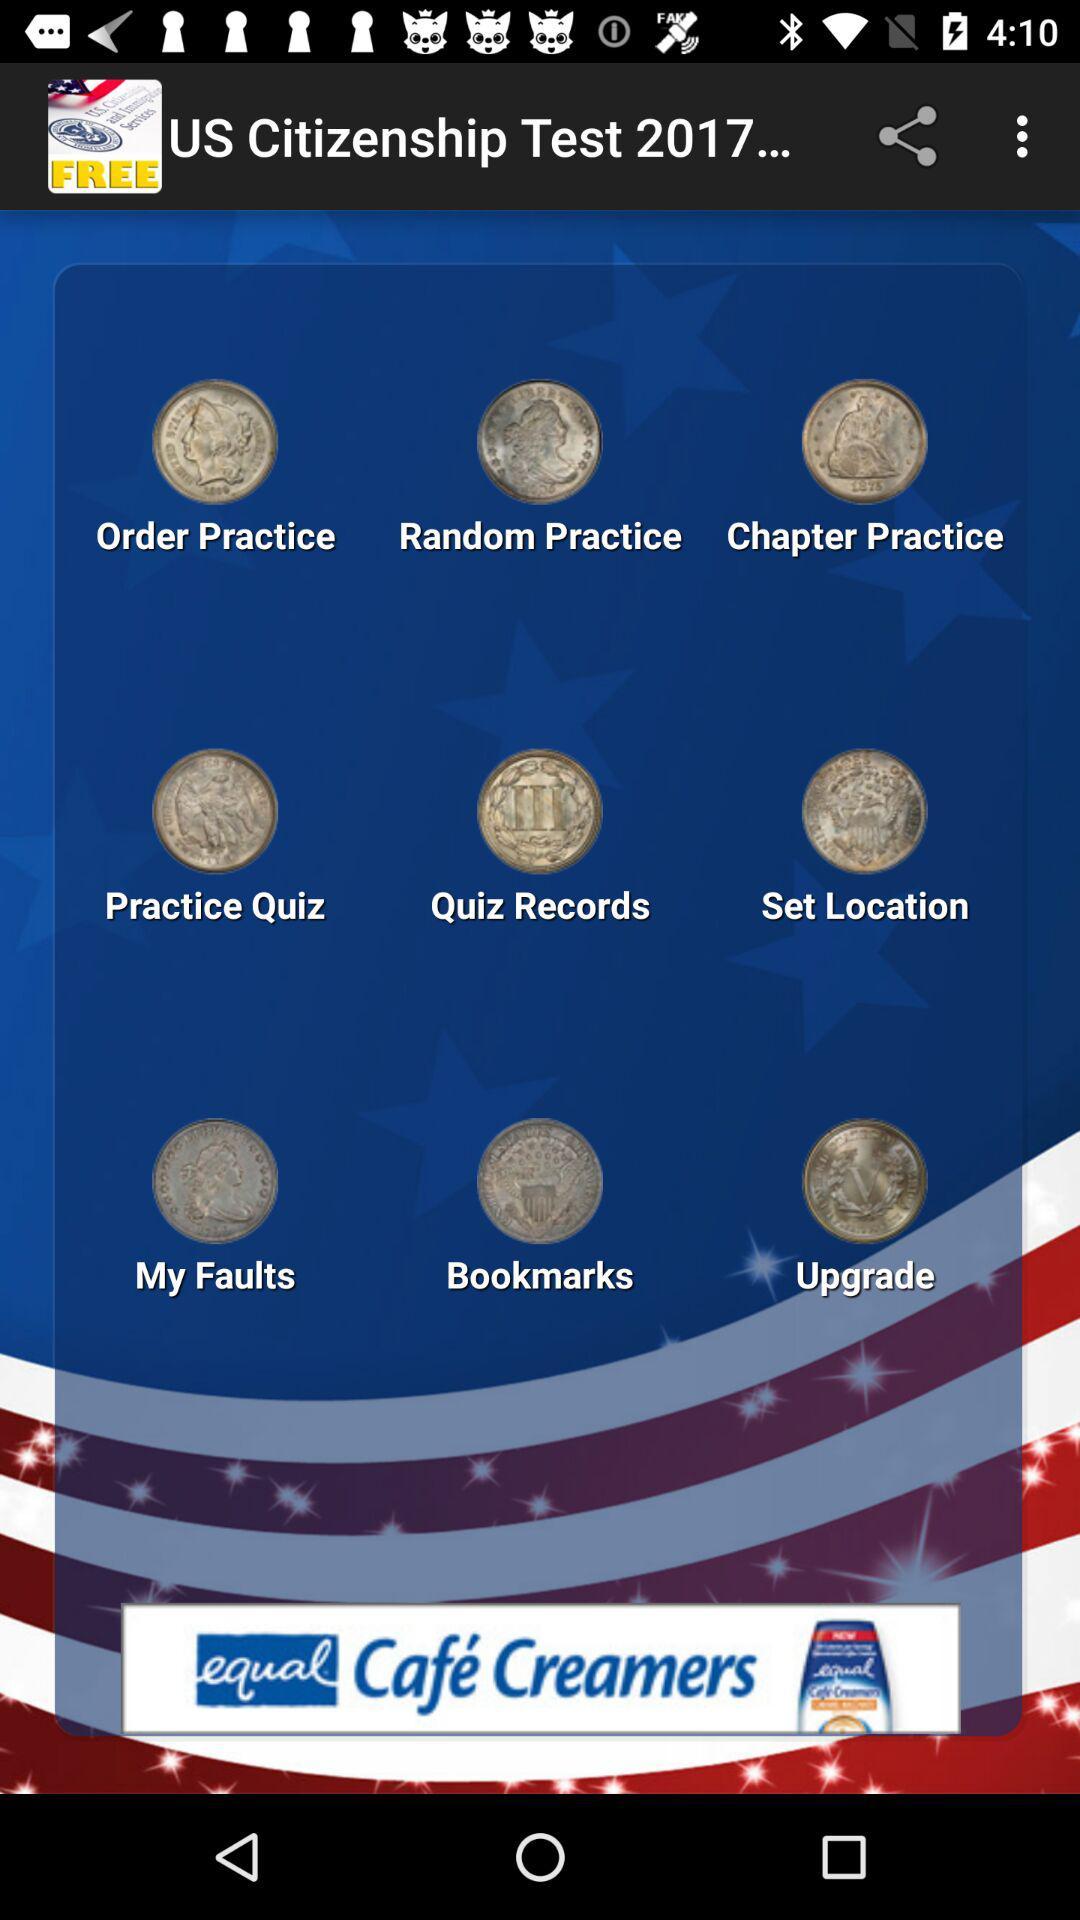 This screenshot has height=1920, width=1080. I want to click on quiz records, so click(540, 811).